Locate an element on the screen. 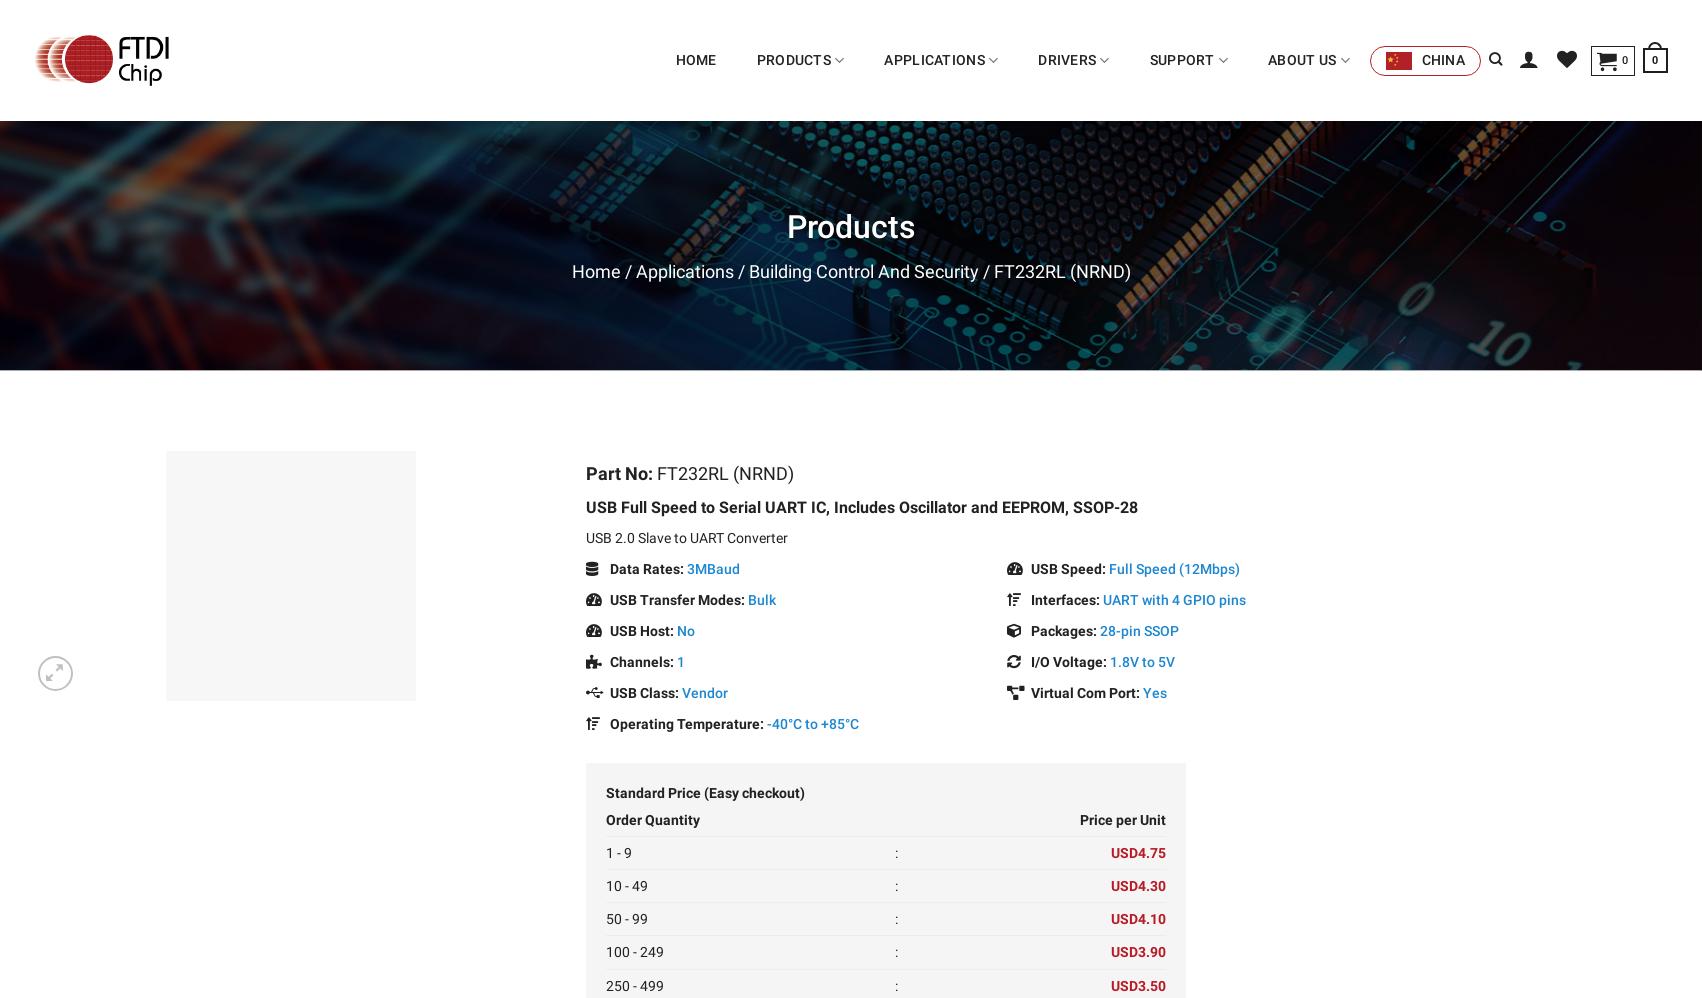  'Support' is located at coordinates (1149, 58).